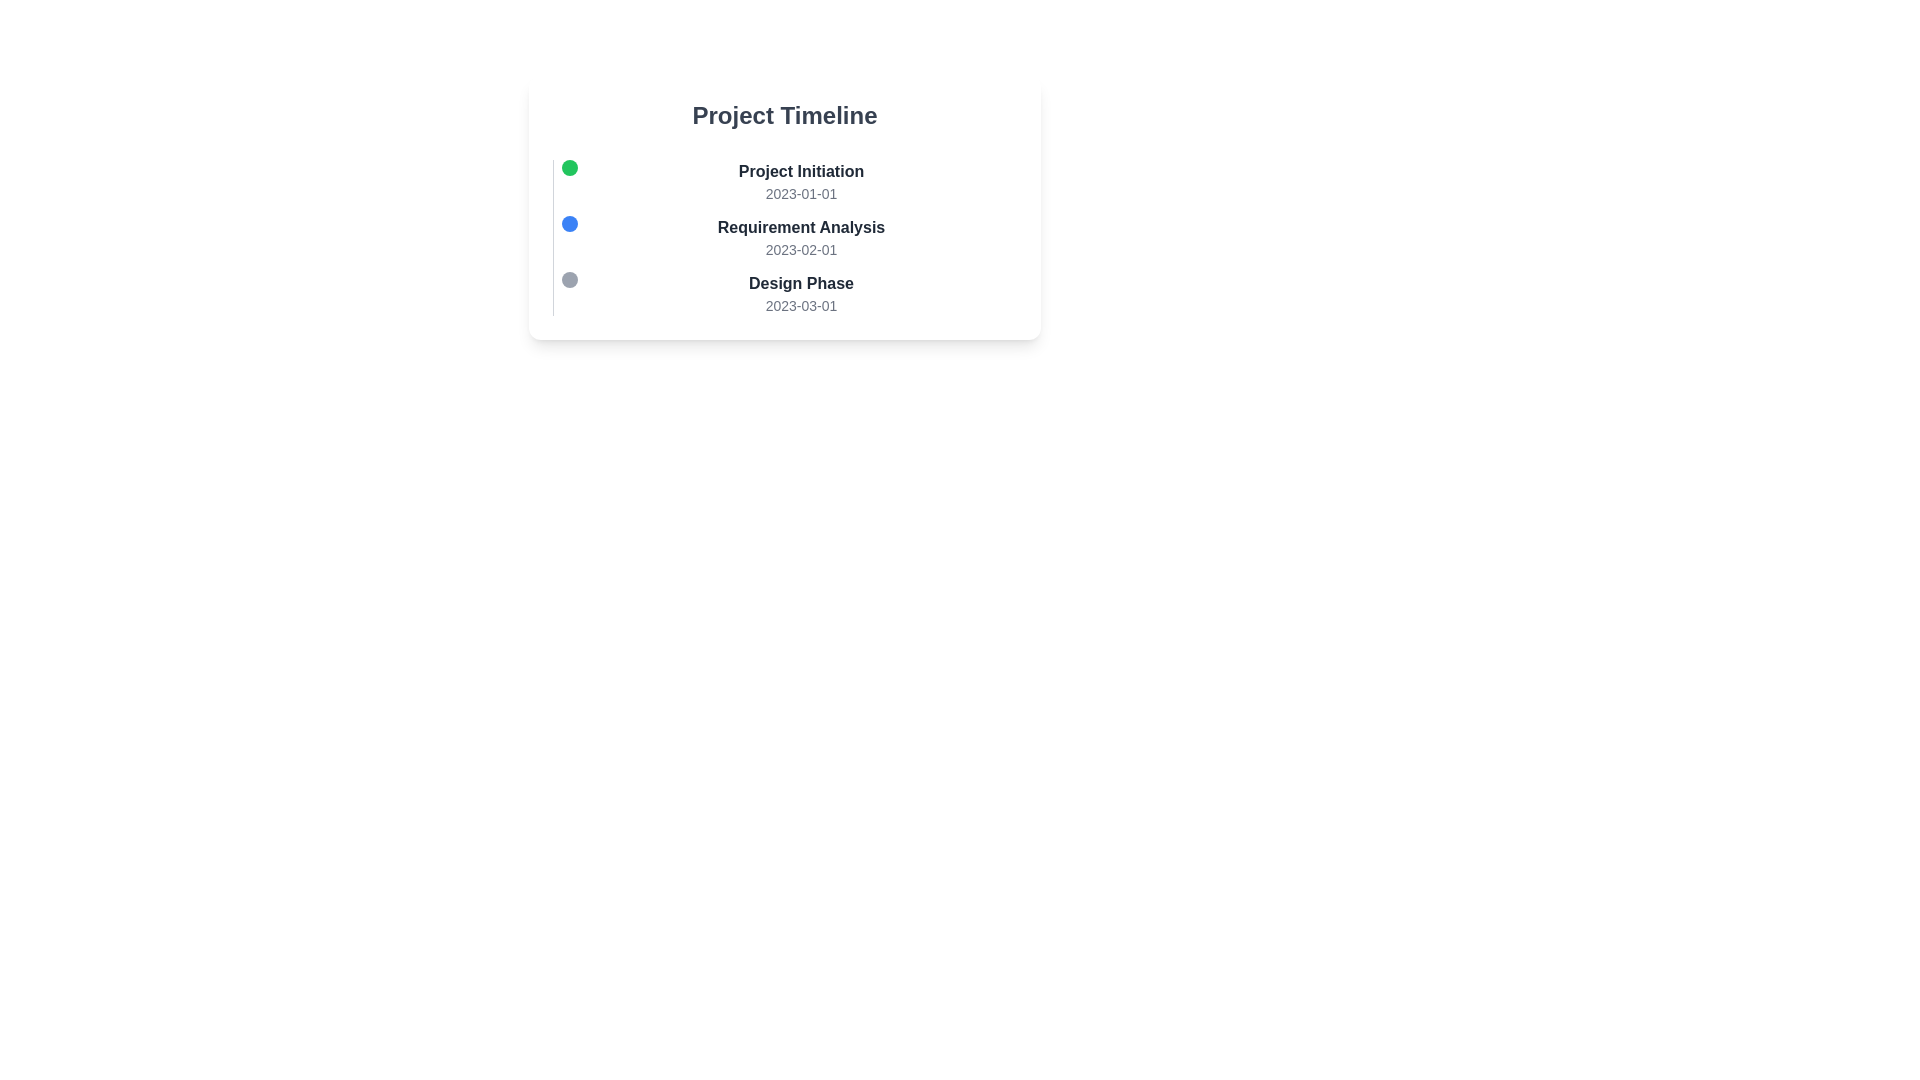 The width and height of the screenshot is (1920, 1080). I want to click on the static text element displaying the title 'Design Phase', which is bold and dark gray, located in the timeline below 'Requirement Analysis', so click(801, 284).